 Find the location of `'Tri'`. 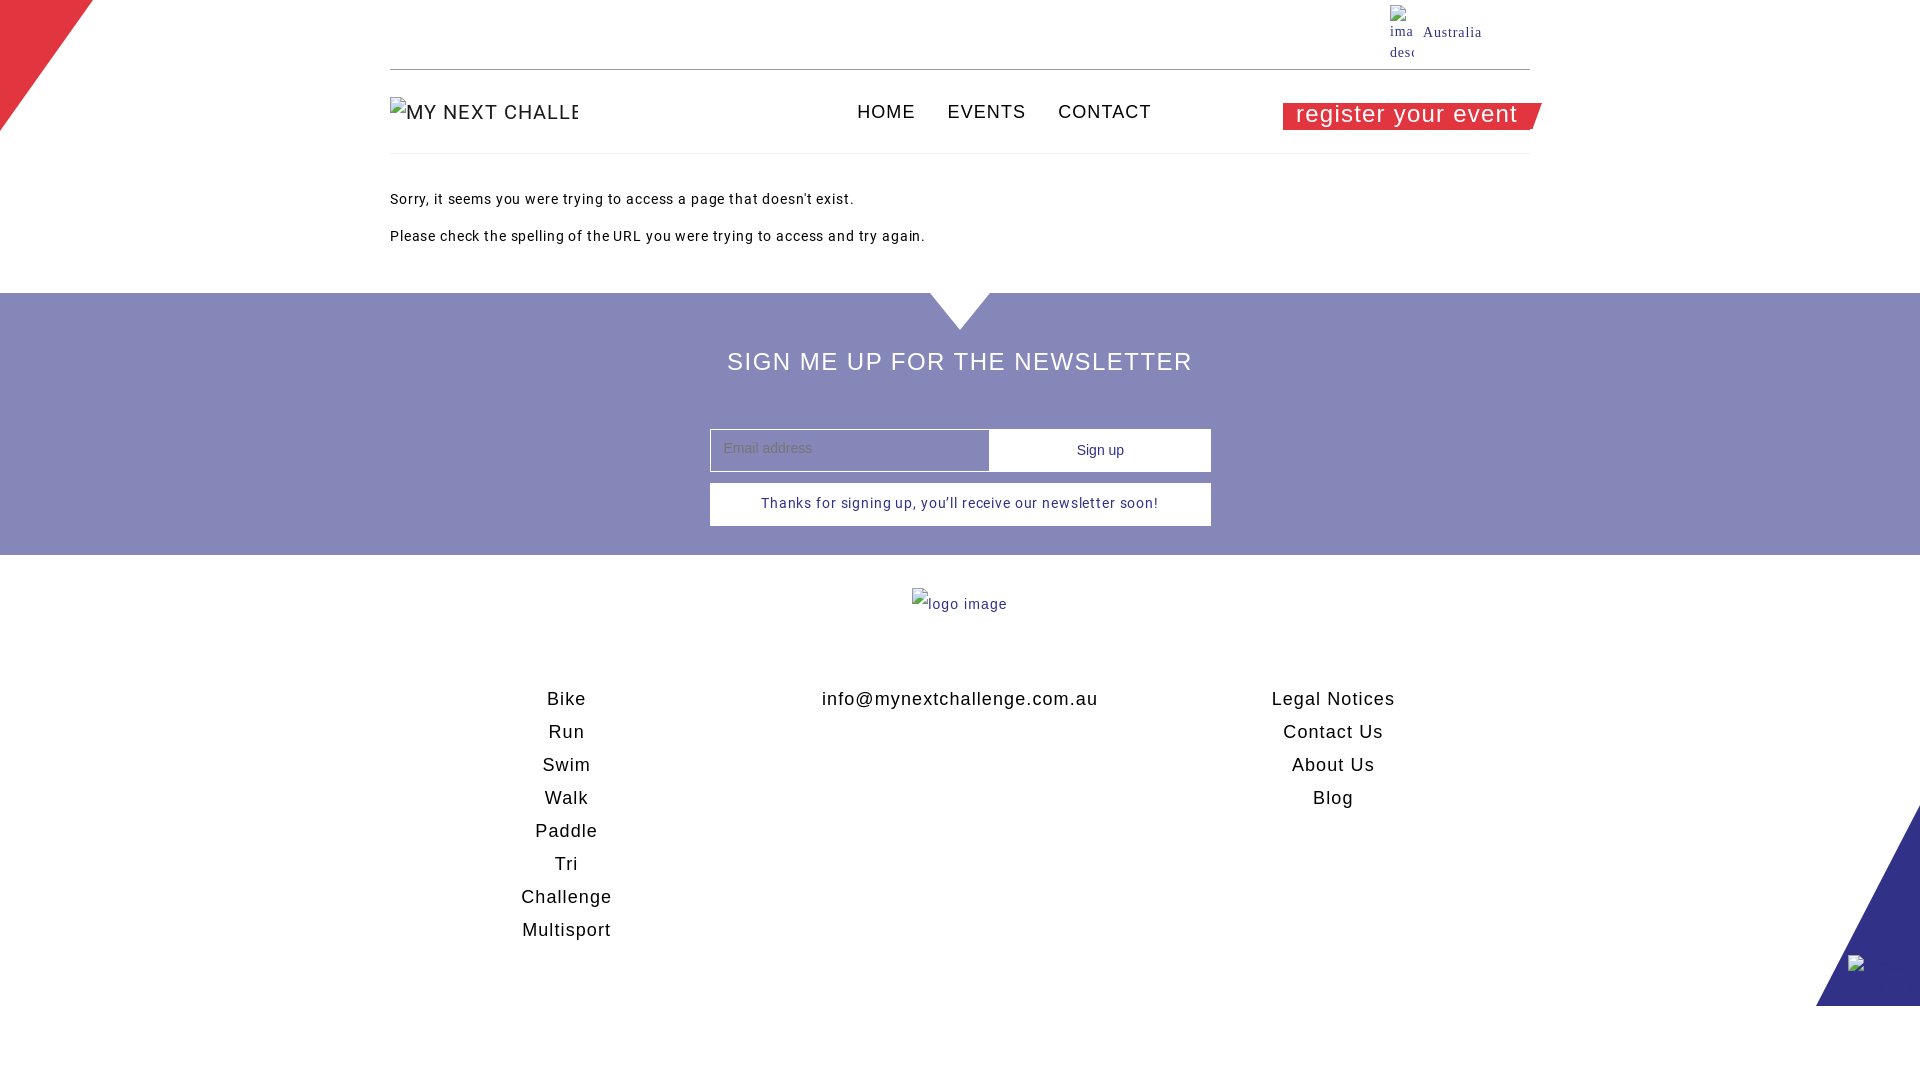

'Tri' is located at coordinates (555, 863).